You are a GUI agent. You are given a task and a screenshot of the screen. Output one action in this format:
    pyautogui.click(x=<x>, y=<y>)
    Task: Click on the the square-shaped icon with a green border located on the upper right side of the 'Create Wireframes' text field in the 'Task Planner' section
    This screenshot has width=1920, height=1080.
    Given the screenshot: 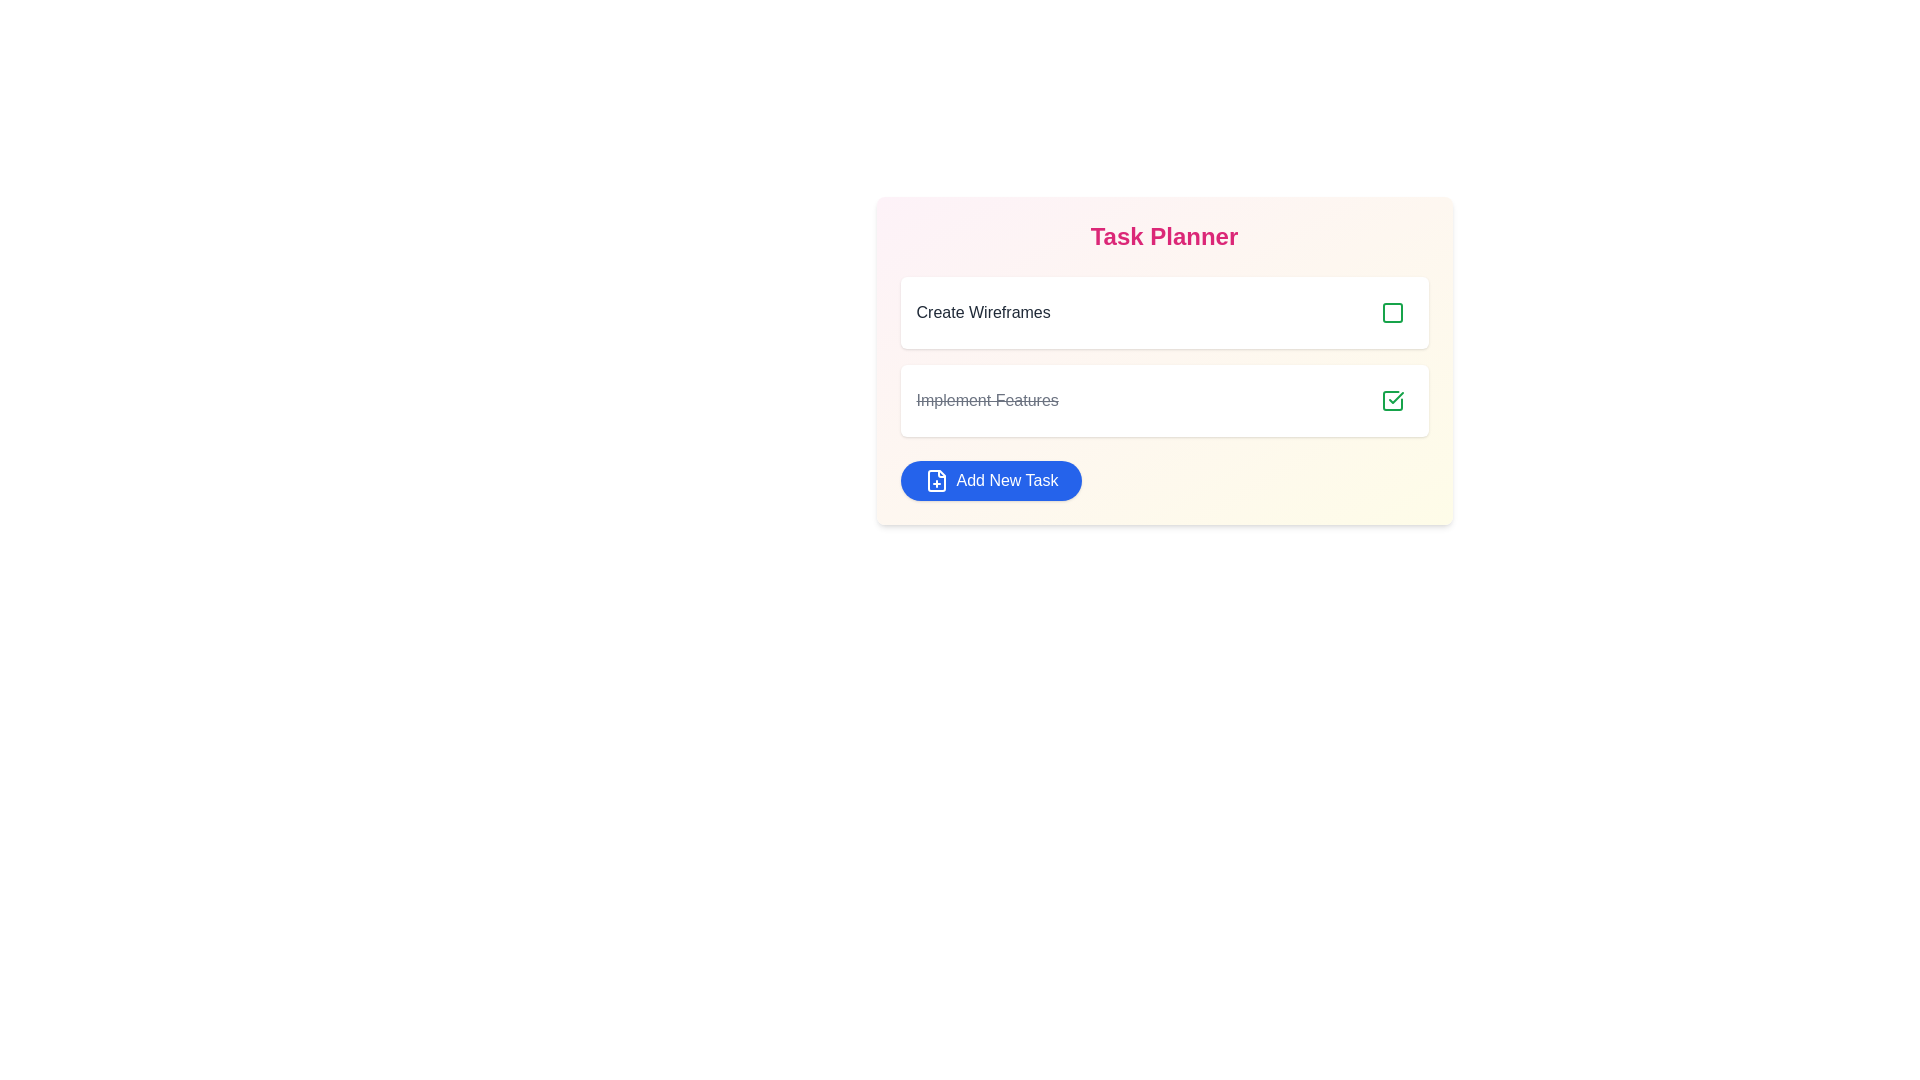 What is the action you would take?
    pyautogui.click(x=1391, y=312)
    